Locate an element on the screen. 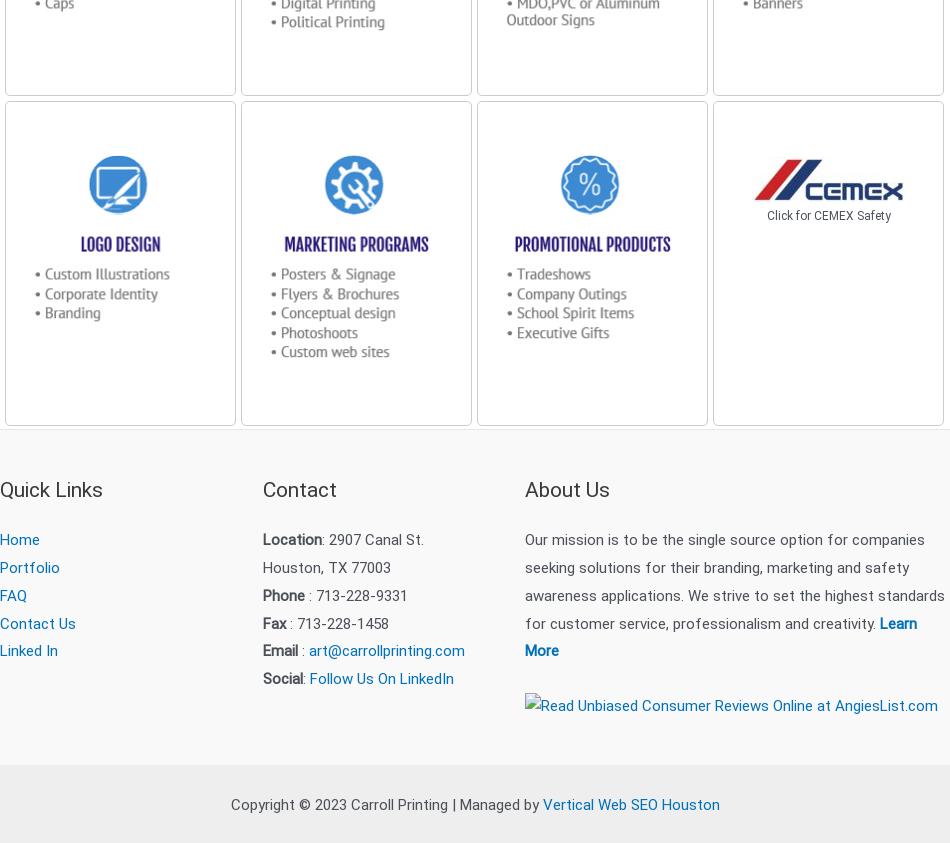 The width and height of the screenshot is (950, 843). 'Follow Us On LinkedIn' is located at coordinates (308, 678).